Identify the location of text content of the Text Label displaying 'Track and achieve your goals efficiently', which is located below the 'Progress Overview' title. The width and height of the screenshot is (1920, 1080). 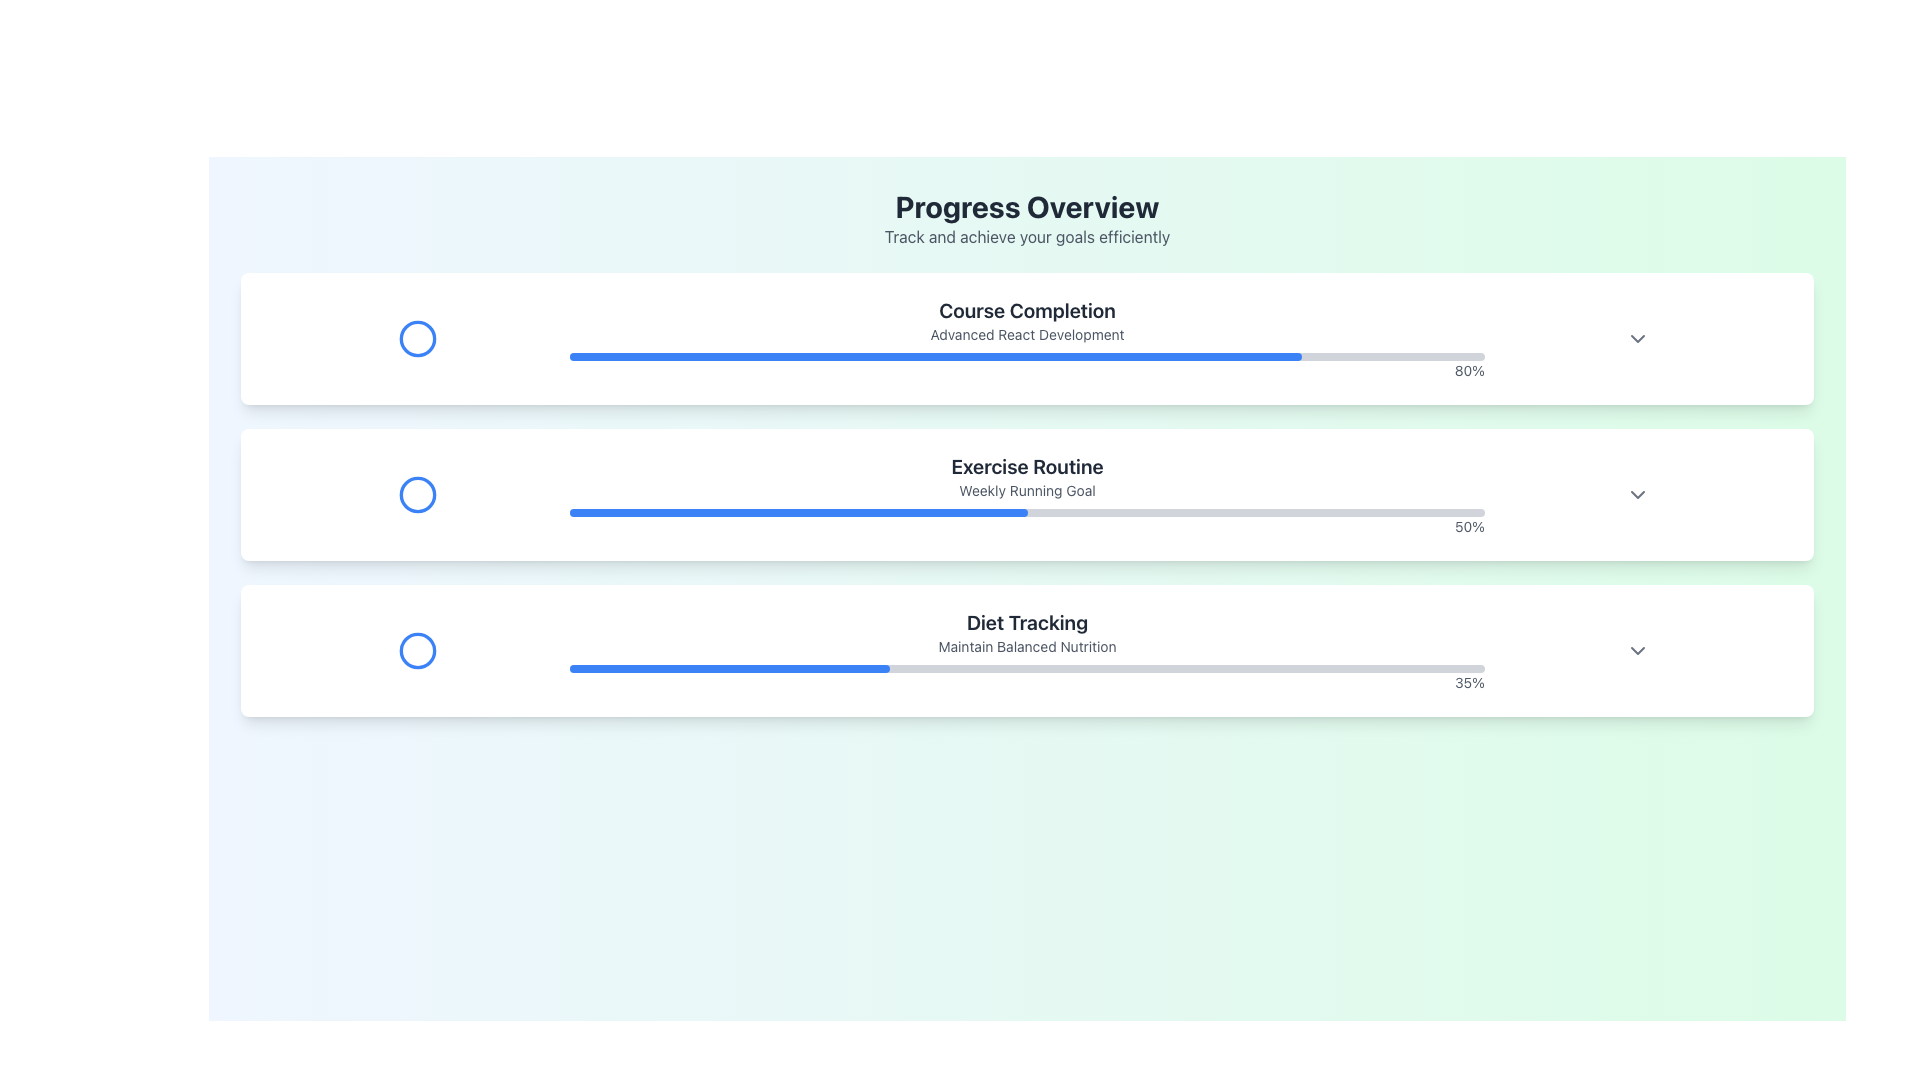
(1027, 235).